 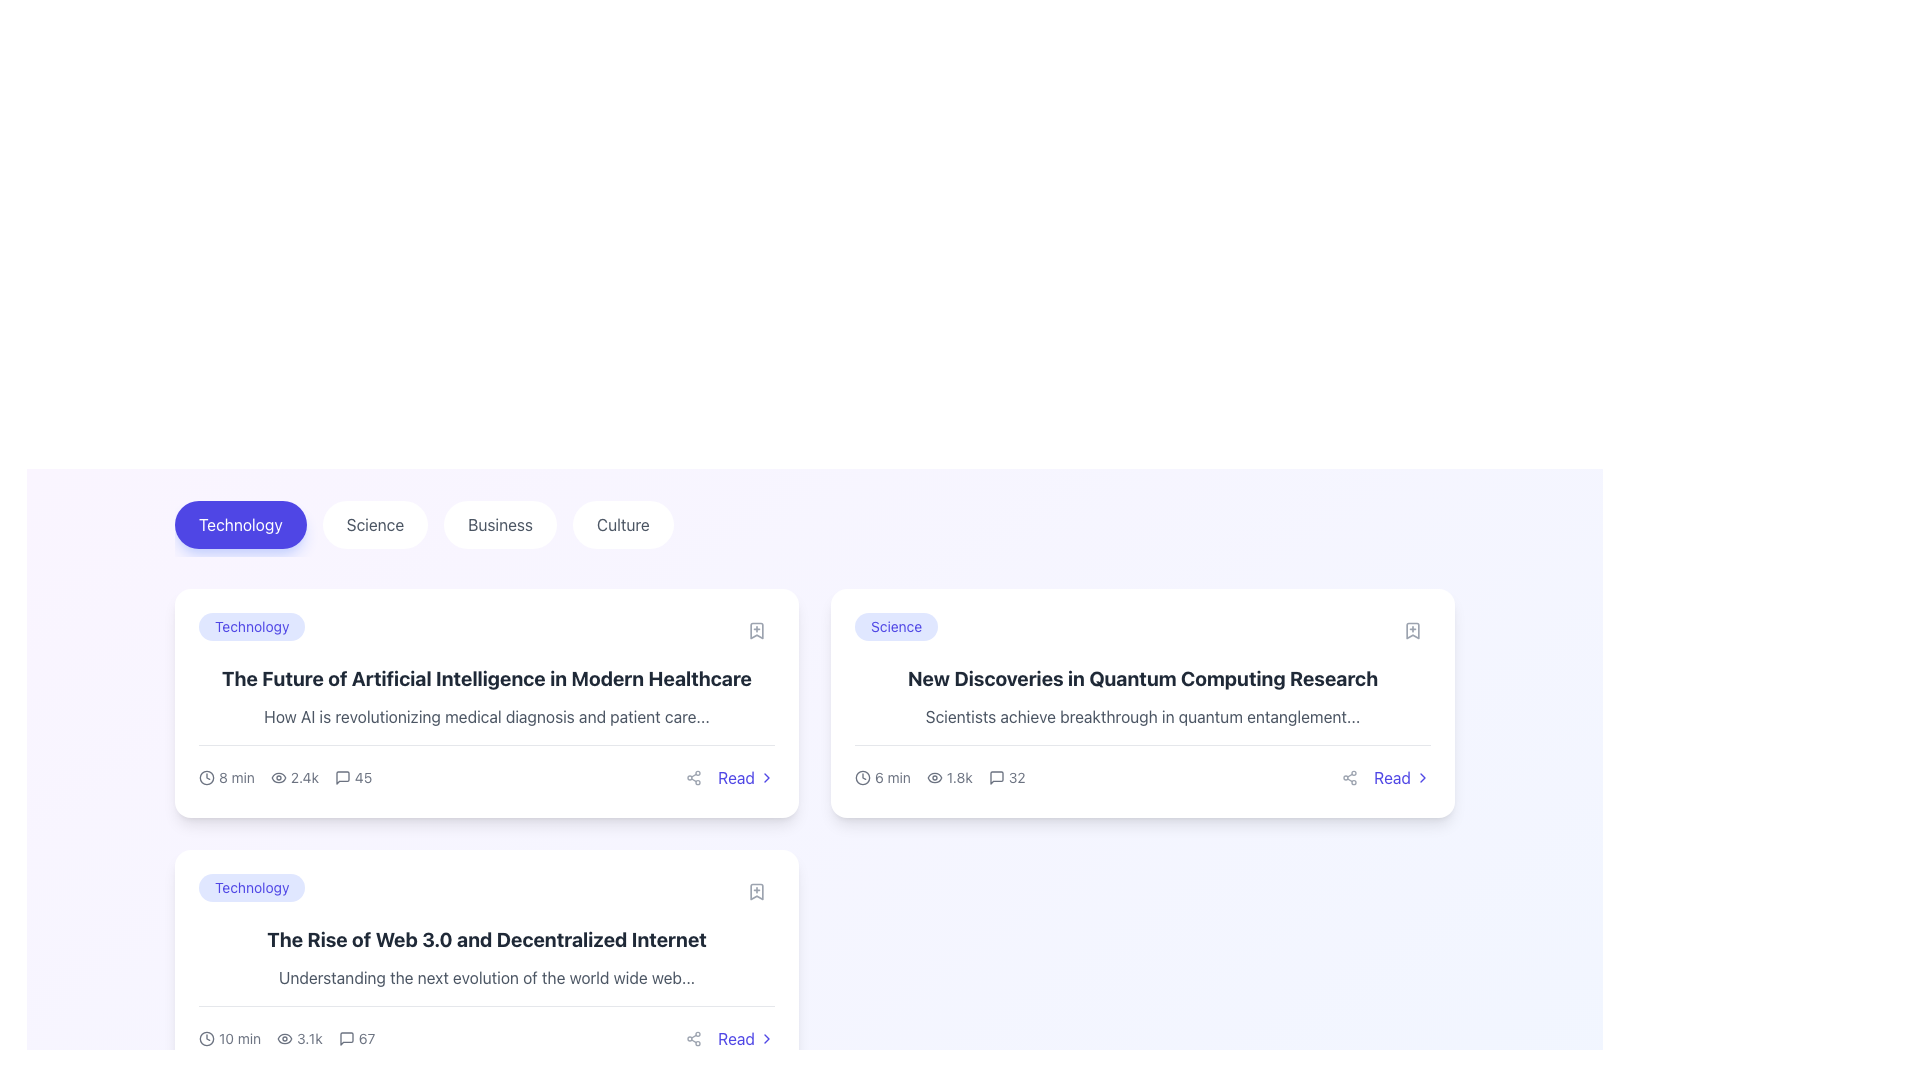 What do you see at coordinates (756, 631) in the screenshot?
I see `the lower segment of the bookmark icon displayed on the top-right corner of the card titled 'The Future of Artificial Intelligence in Modern Healthcare'` at bounding box center [756, 631].